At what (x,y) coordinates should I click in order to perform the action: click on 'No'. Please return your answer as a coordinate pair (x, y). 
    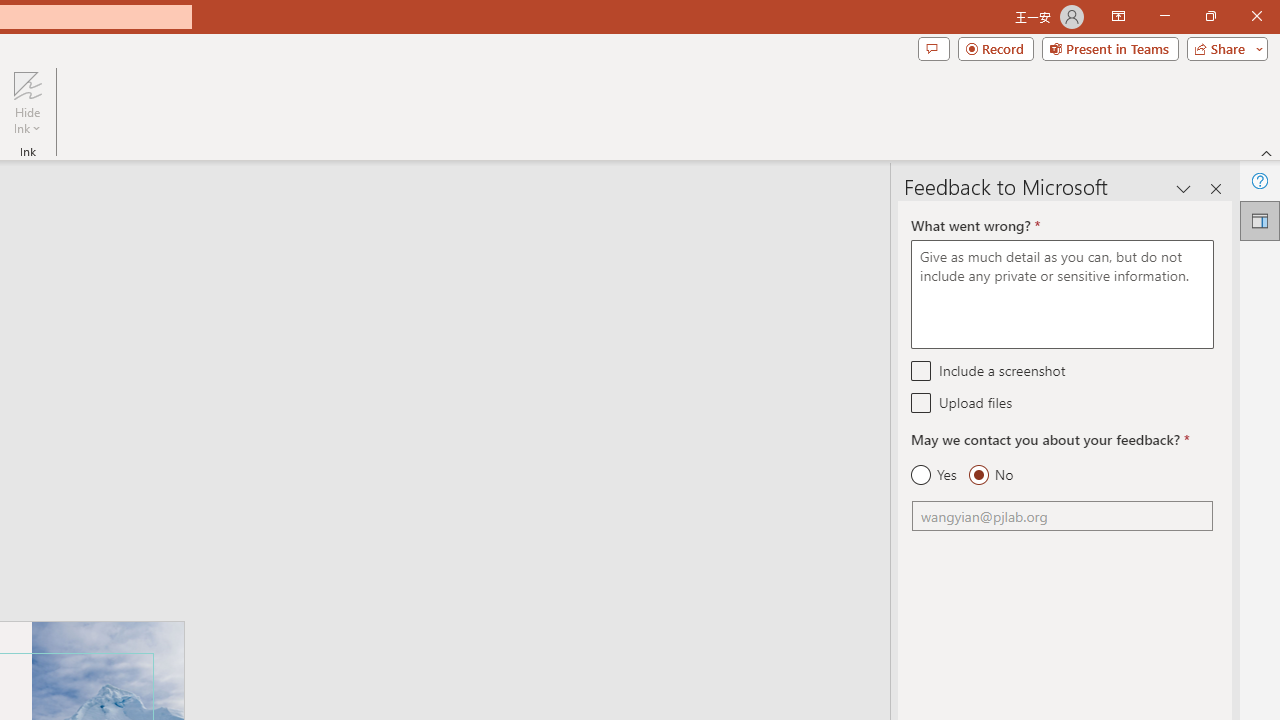
    Looking at the image, I should click on (990, 475).